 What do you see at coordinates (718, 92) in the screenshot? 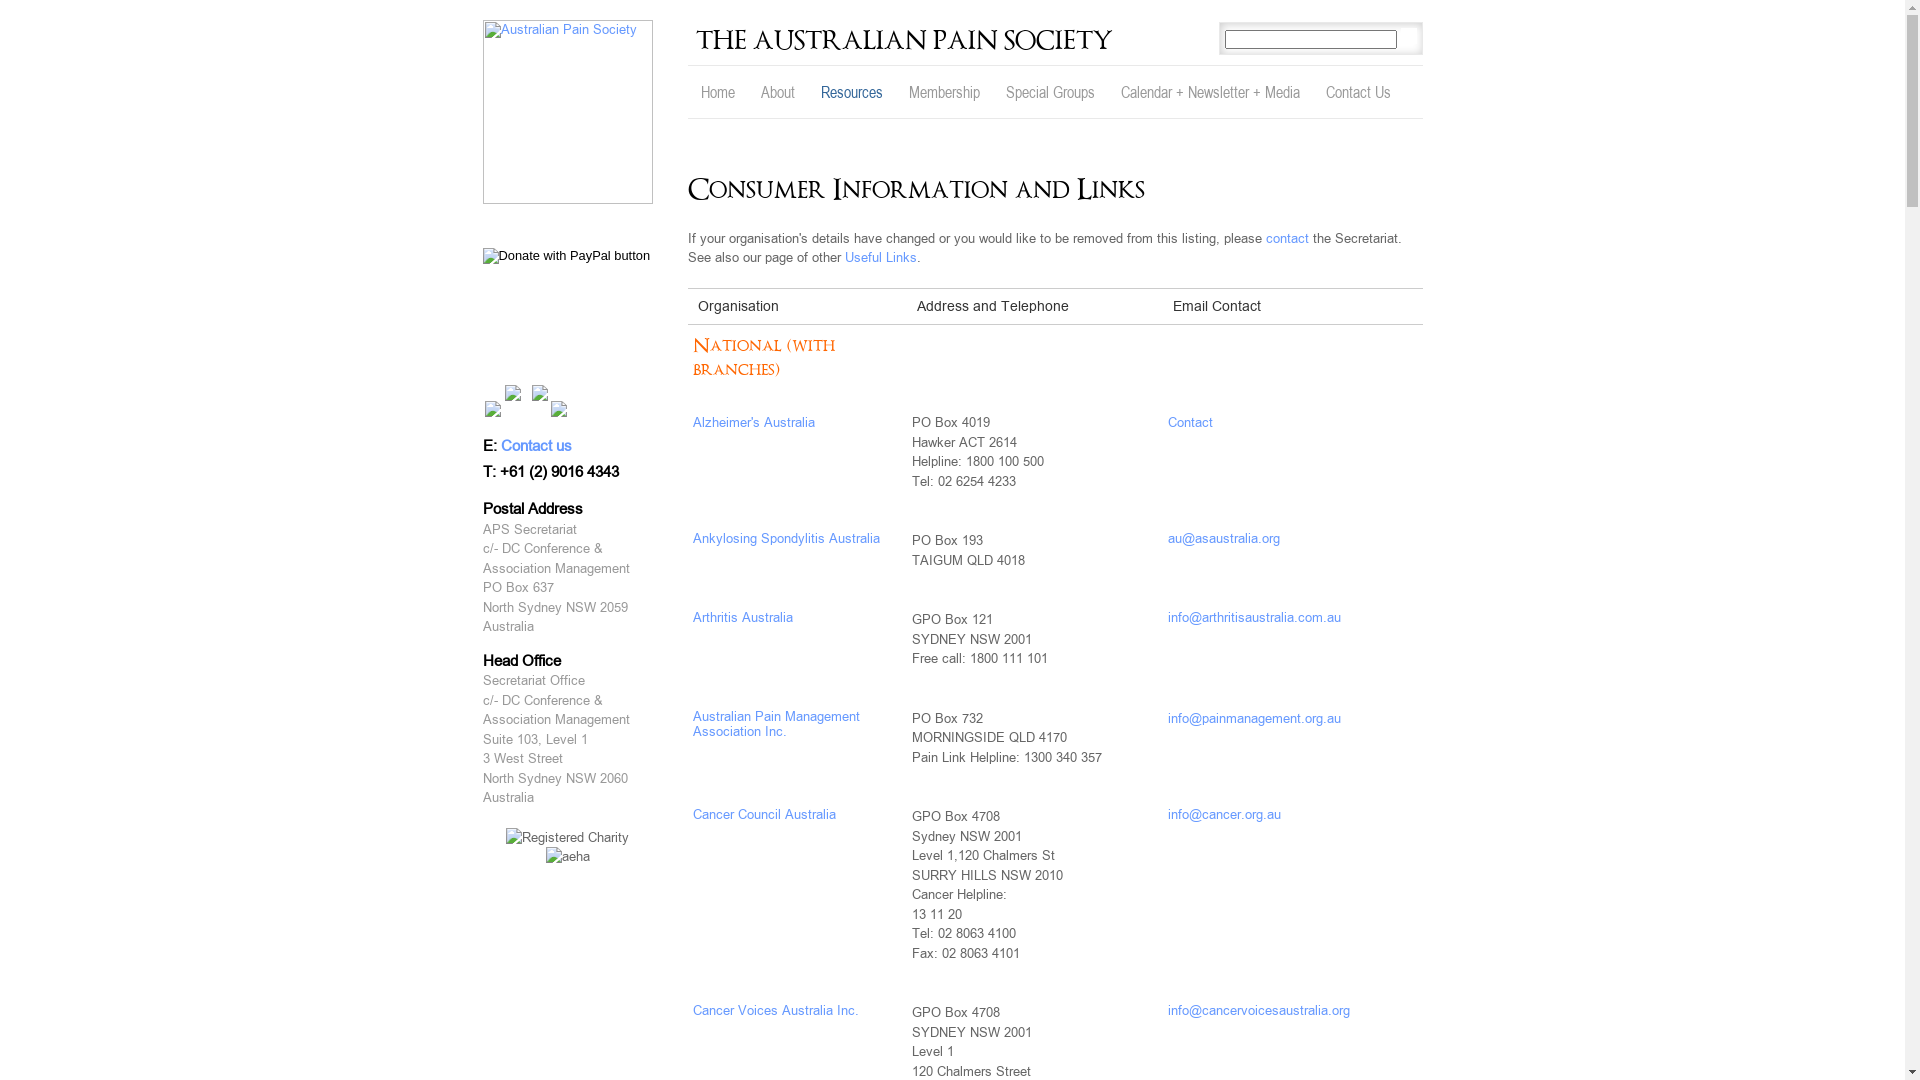
I see `'Home'` at bounding box center [718, 92].